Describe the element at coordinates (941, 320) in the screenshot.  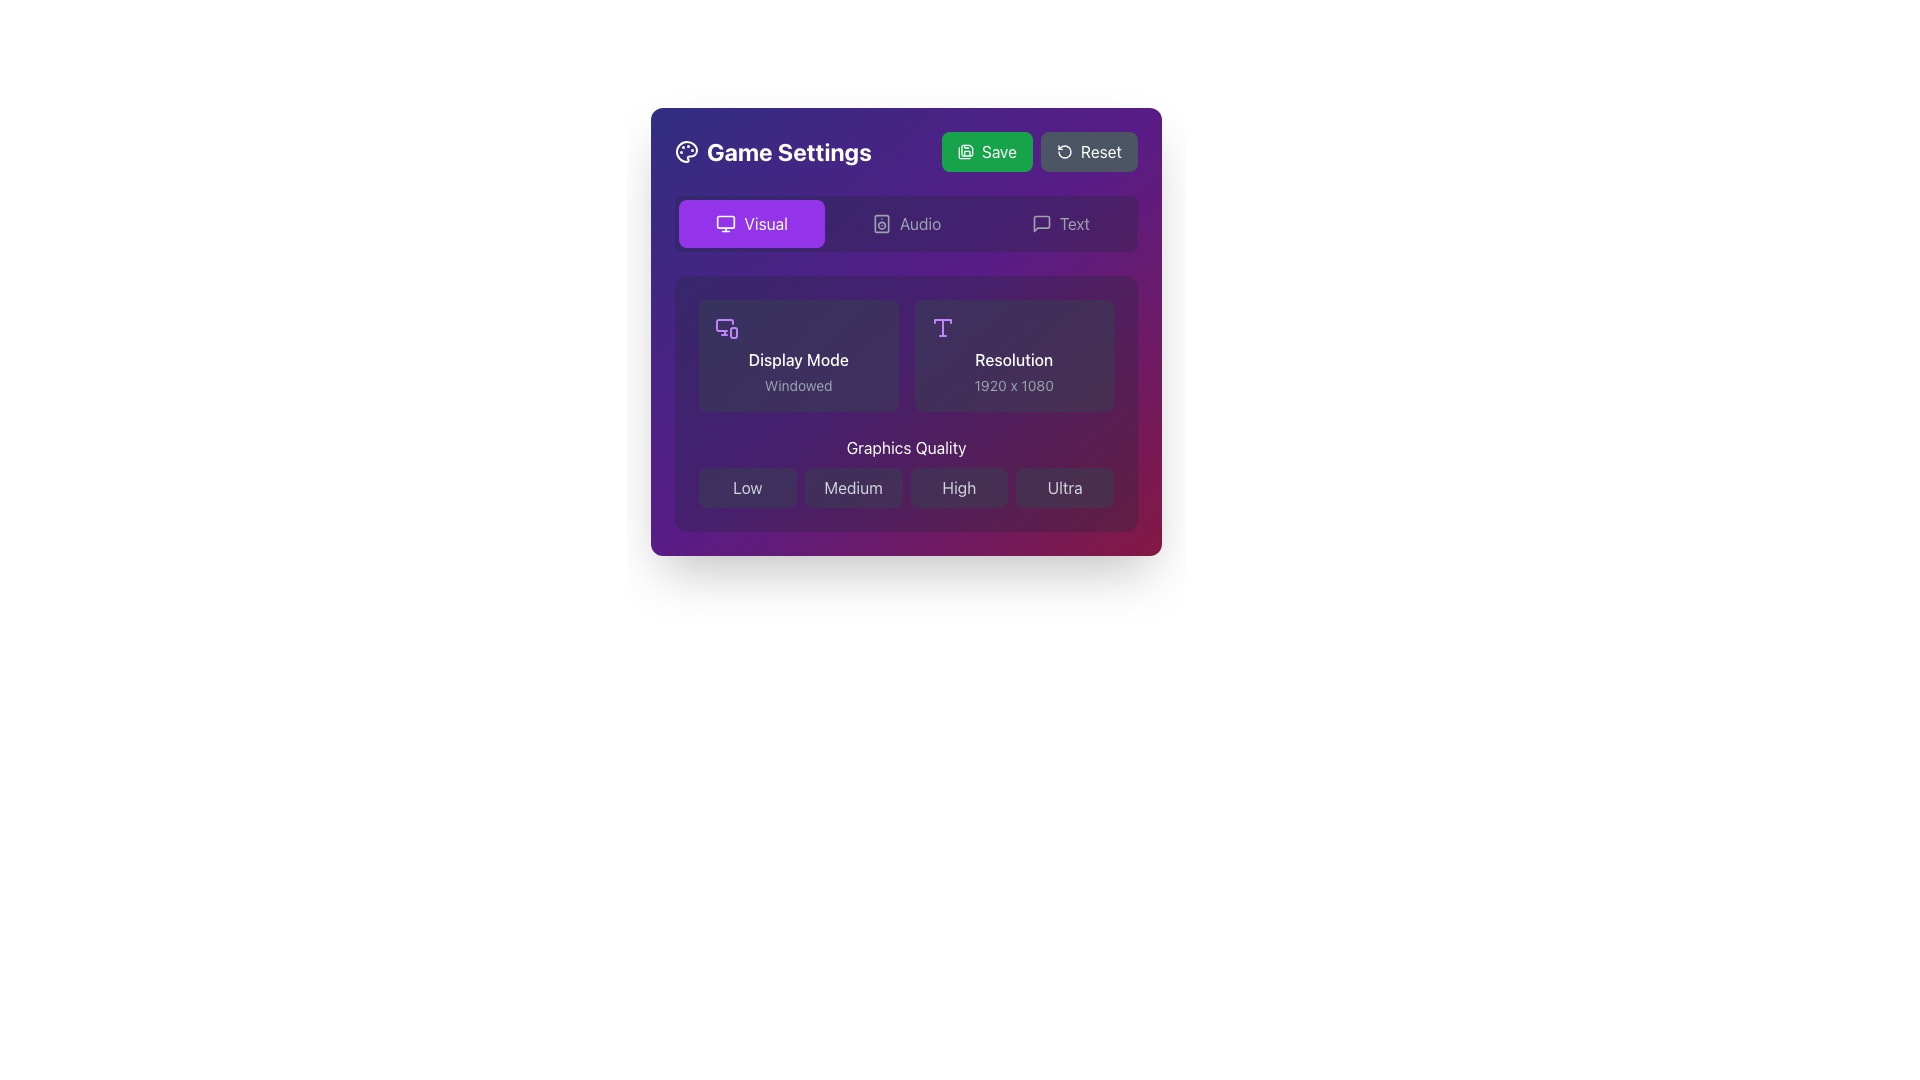
I see `the thin, horizontal trapezoidal graphical element located at the top center of the larger rectangular canvas` at that location.